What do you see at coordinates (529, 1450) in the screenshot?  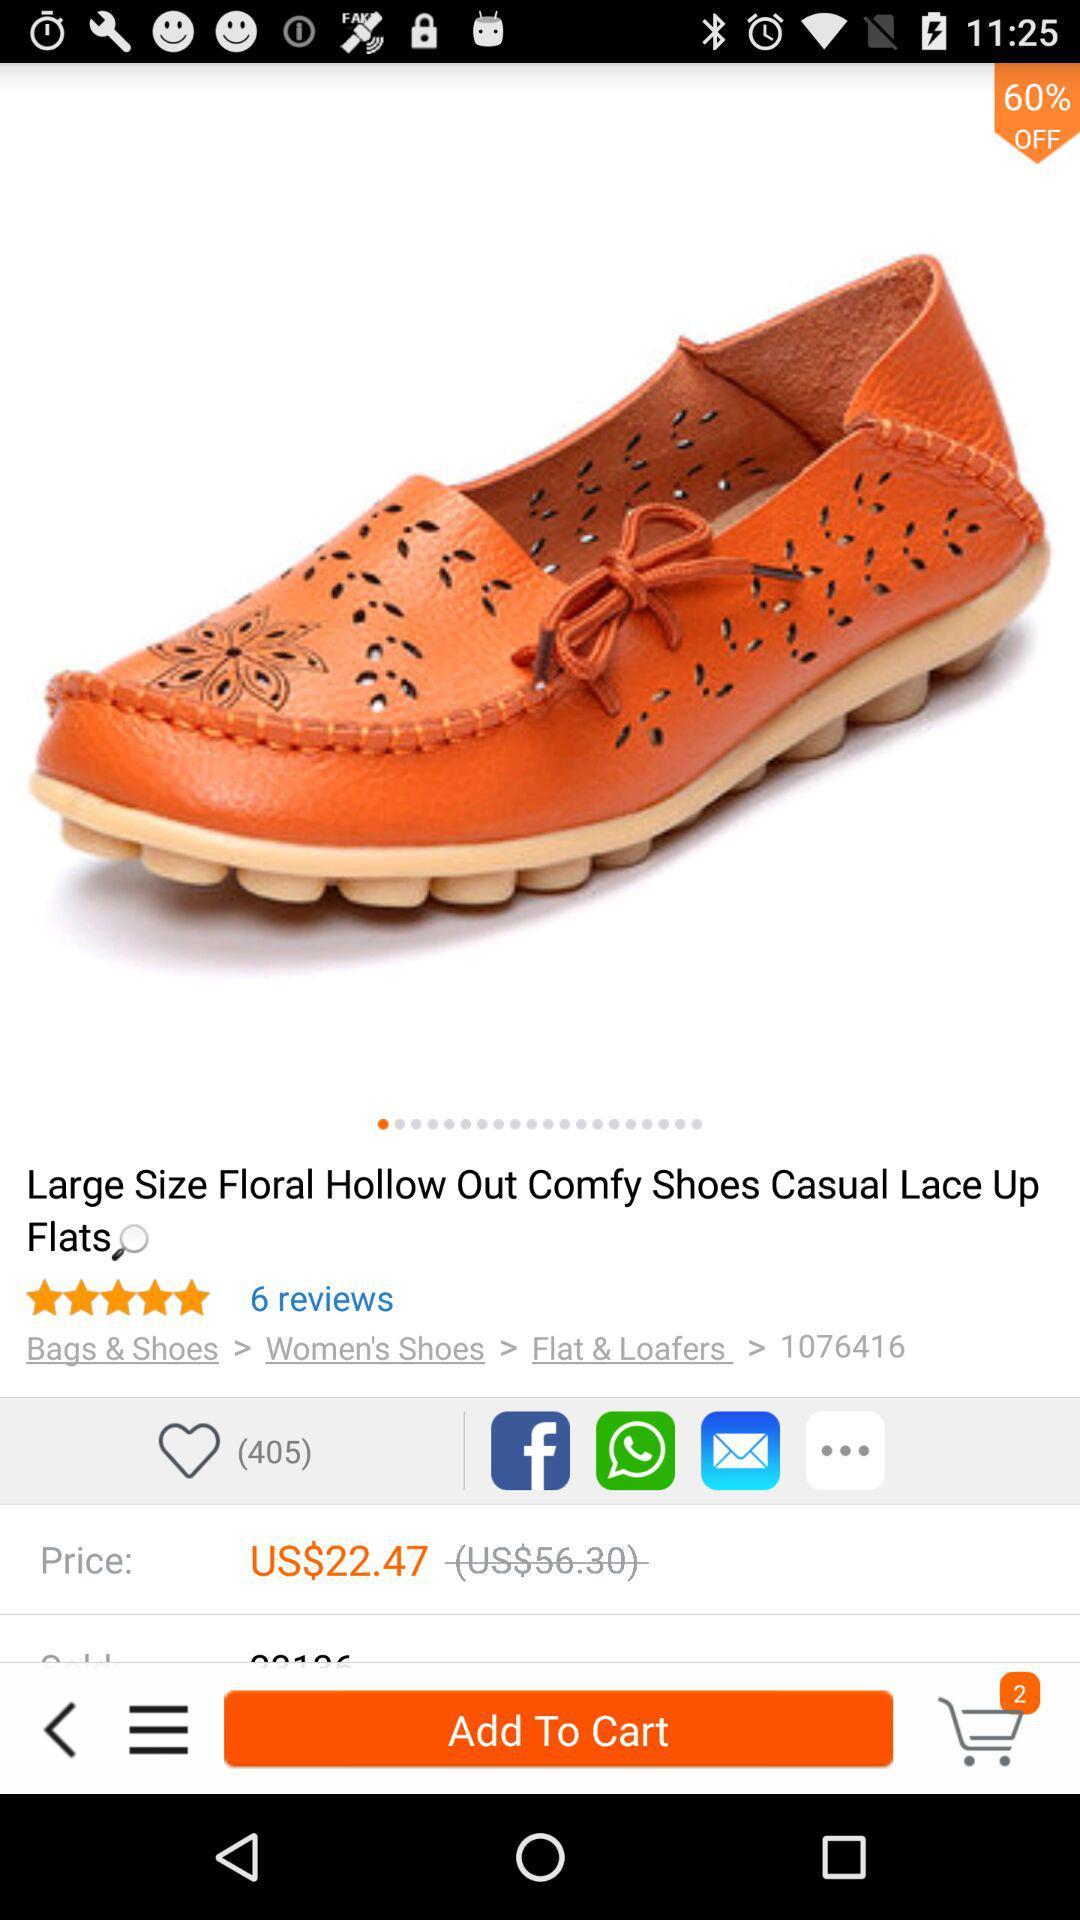 I see `facebook share` at bounding box center [529, 1450].